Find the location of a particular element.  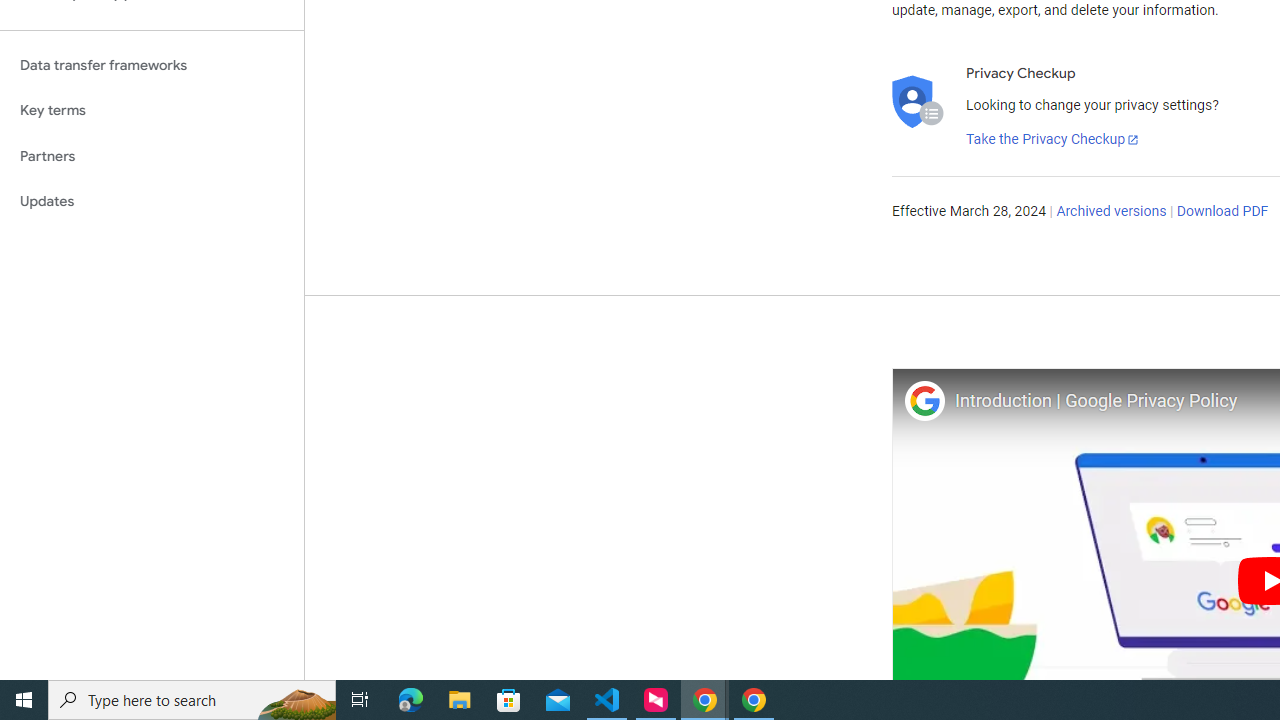

'Photo image of Google' is located at coordinates (923, 400).